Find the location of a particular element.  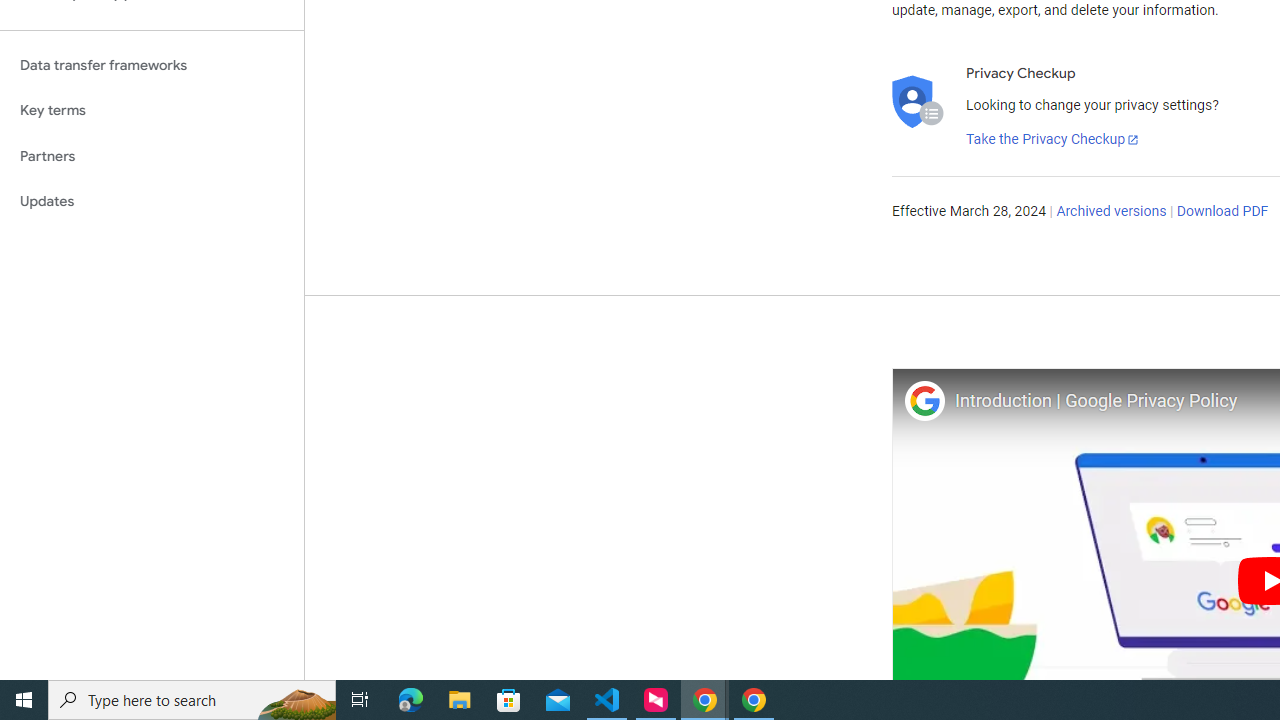

'Photo image of Google' is located at coordinates (923, 400).